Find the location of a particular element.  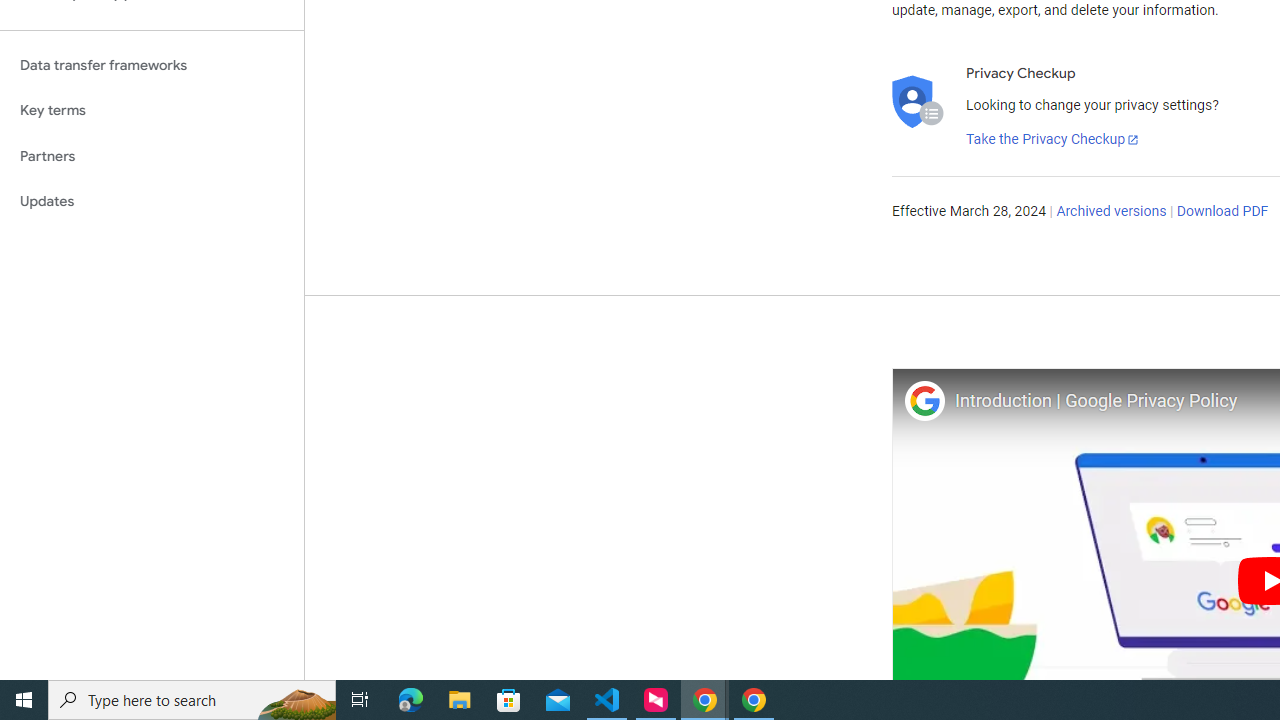

'Photo image of Google' is located at coordinates (923, 400).